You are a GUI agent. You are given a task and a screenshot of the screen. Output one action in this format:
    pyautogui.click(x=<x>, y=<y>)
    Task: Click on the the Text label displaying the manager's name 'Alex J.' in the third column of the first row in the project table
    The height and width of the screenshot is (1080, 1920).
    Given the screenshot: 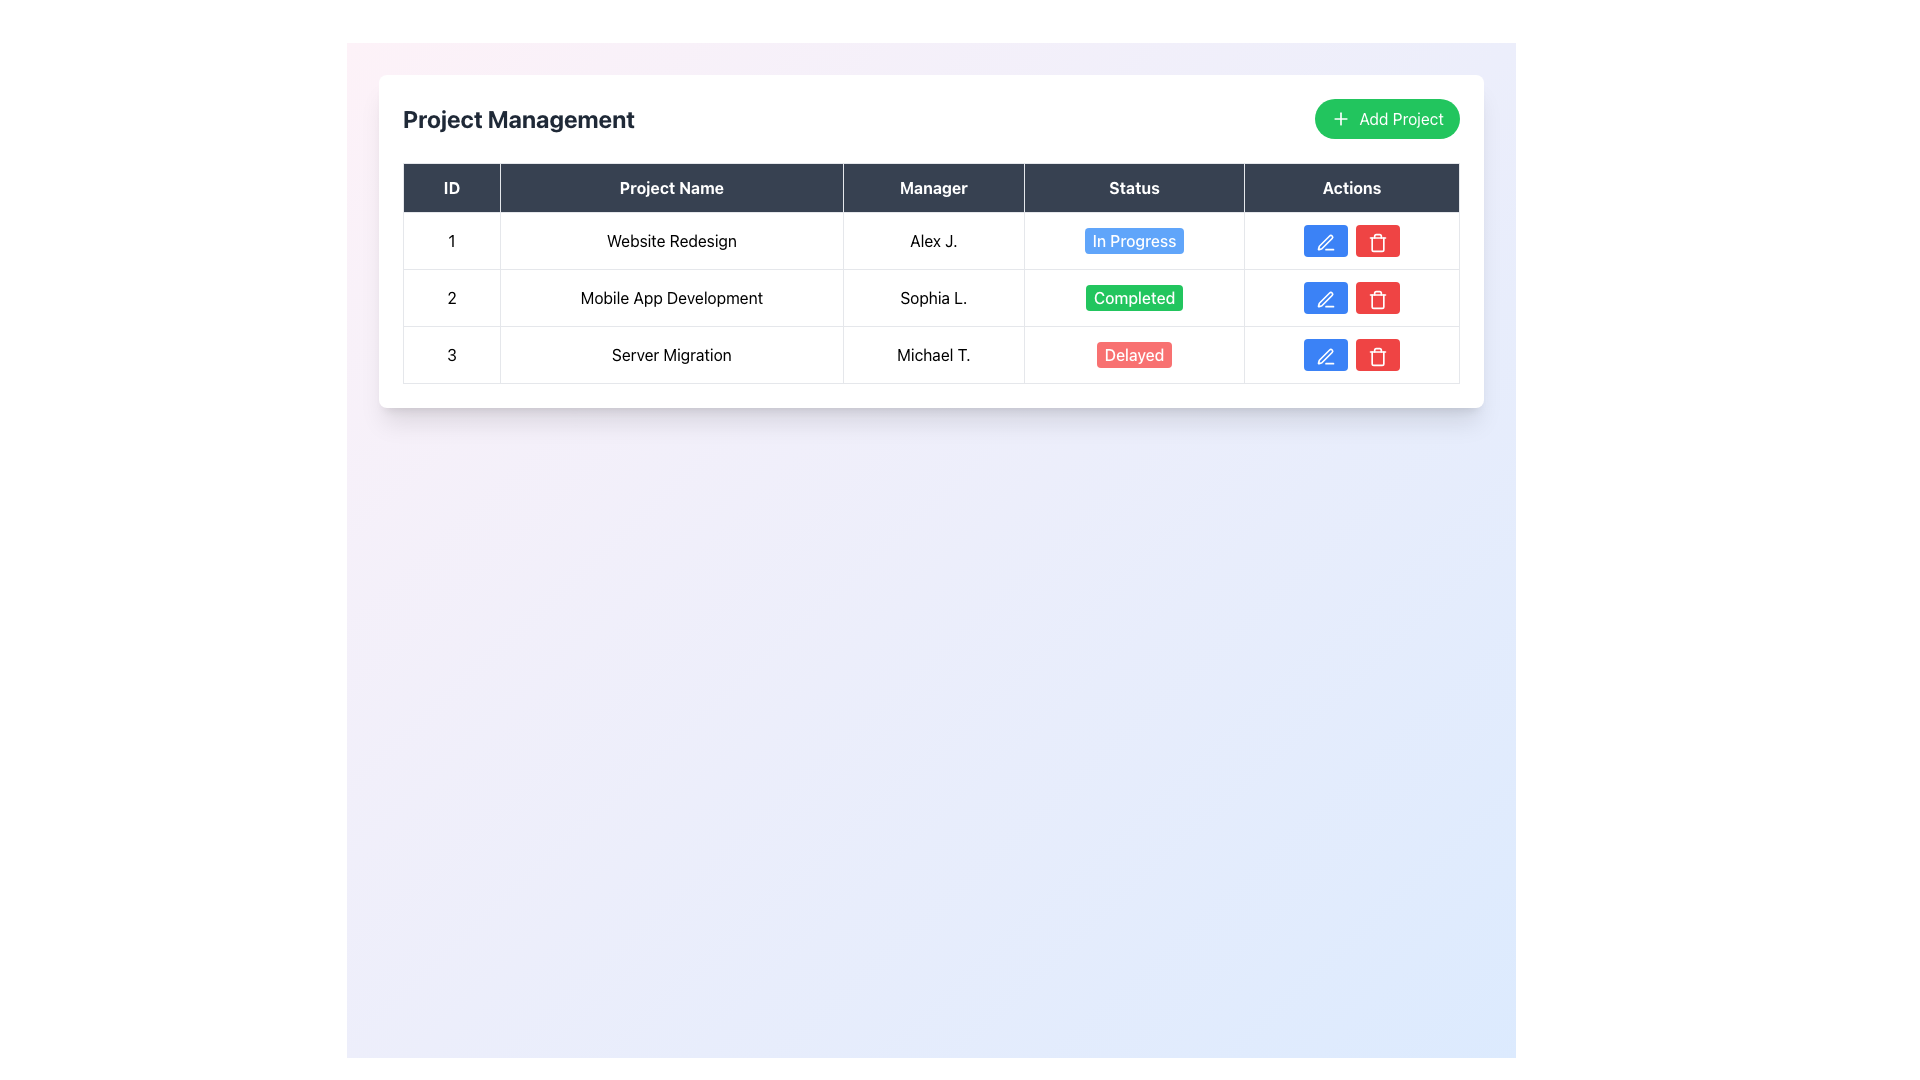 What is the action you would take?
    pyautogui.click(x=932, y=239)
    